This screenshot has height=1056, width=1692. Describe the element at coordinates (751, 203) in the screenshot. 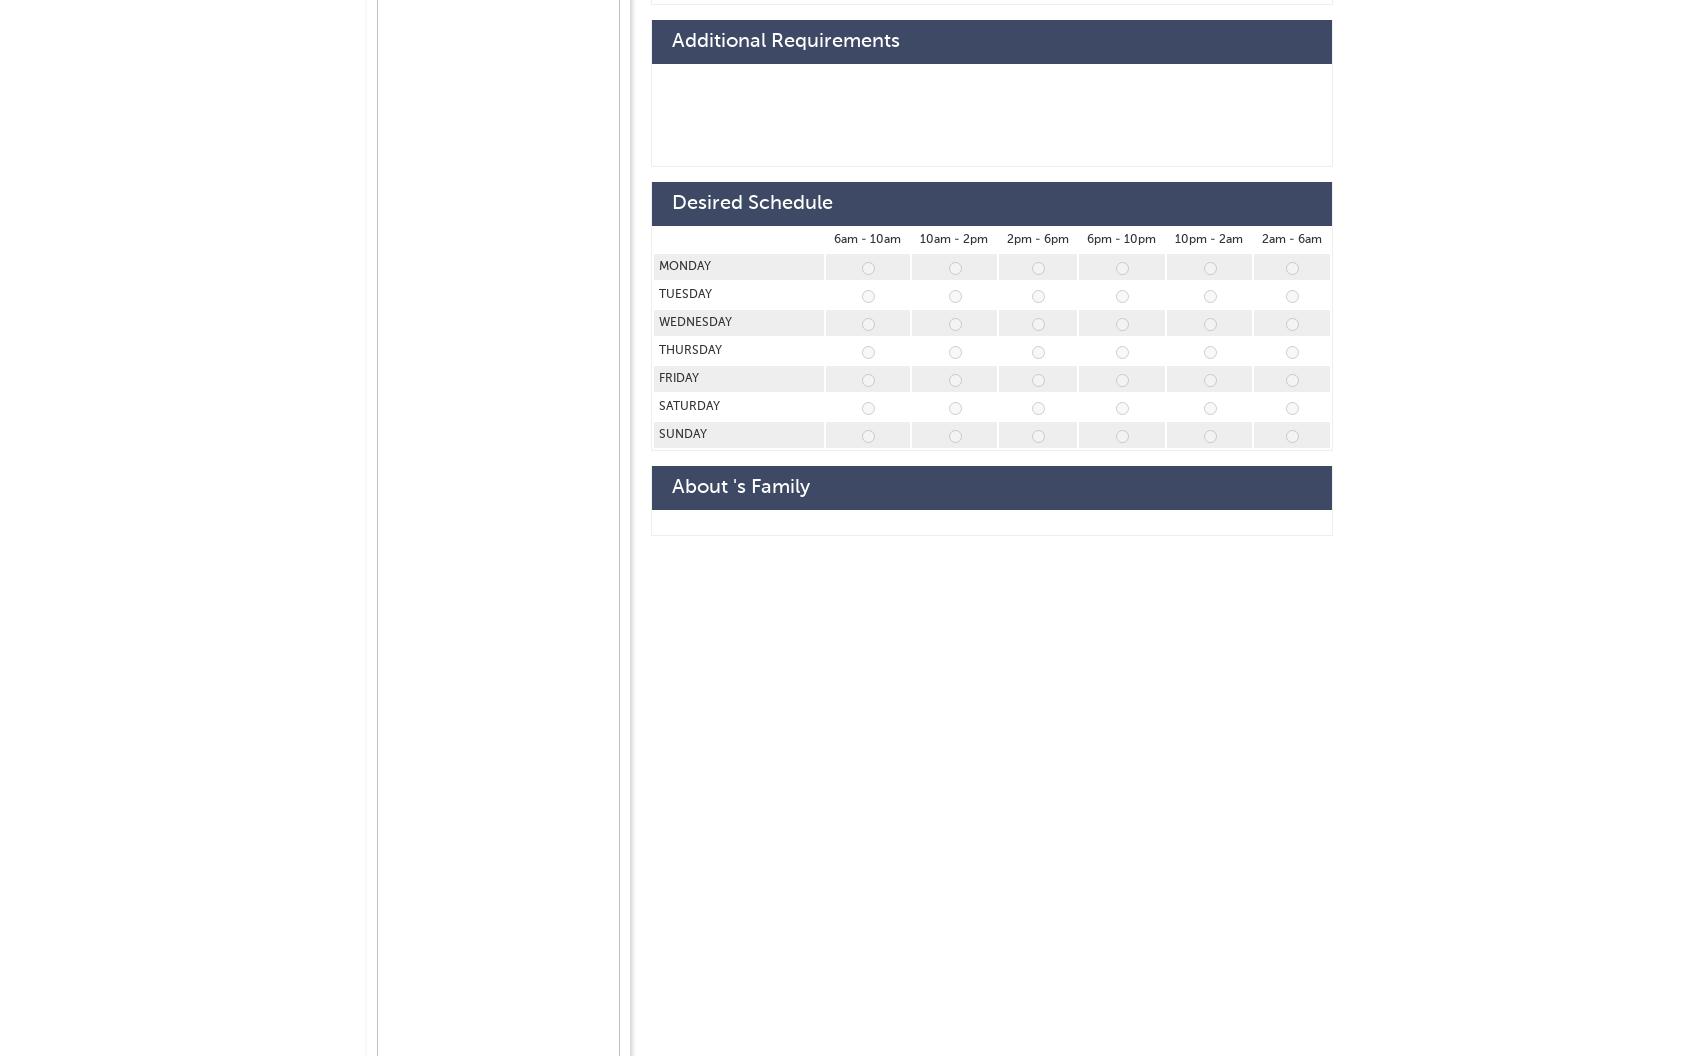

I see `'Desired Schedule'` at that location.